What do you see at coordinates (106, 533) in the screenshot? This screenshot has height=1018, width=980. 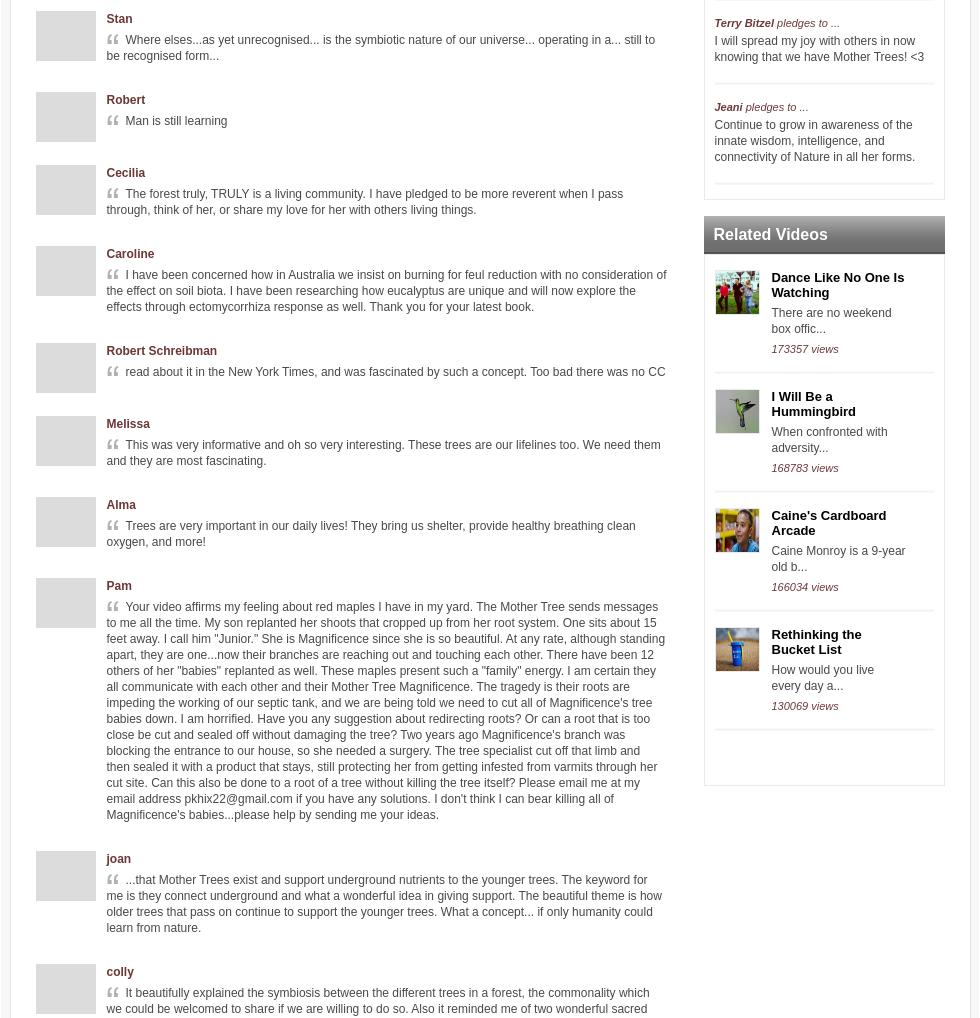 I see `'Trees are very important in our daily lives! They bring us shelter, provide healthy breathing clean oxygen, and more!'` at bounding box center [106, 533].